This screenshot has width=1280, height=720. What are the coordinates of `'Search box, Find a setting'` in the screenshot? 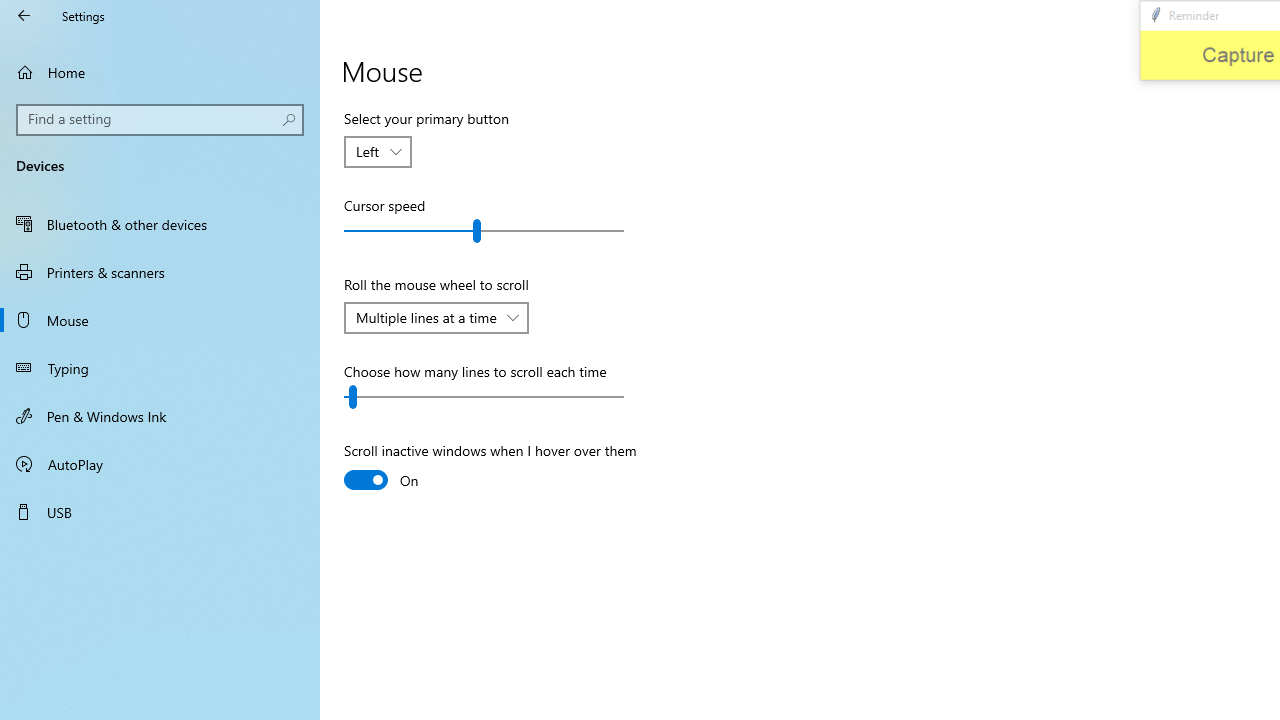 It's located at (160, 119).